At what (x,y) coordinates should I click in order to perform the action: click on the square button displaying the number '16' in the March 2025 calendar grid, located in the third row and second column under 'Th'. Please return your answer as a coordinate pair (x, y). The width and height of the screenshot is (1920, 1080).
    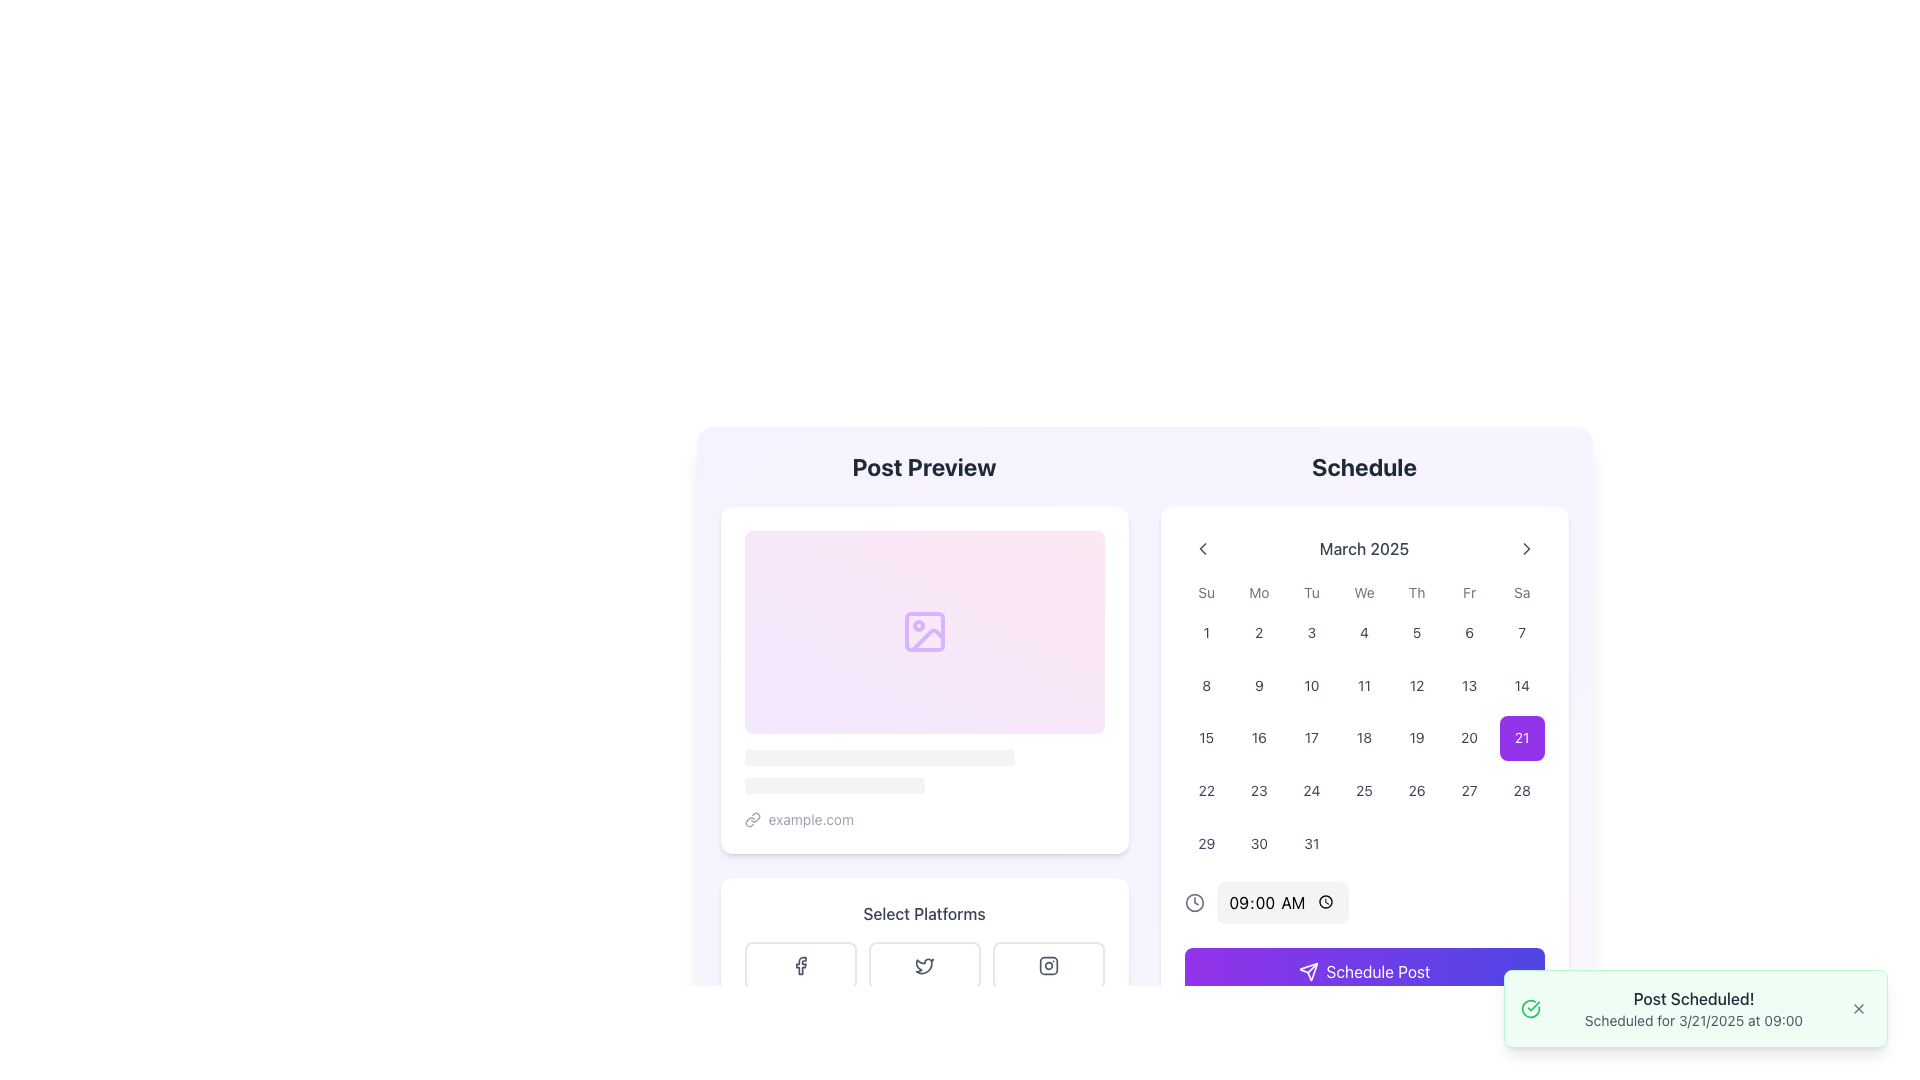
    Looking at the image, I should click on (1258, 738).